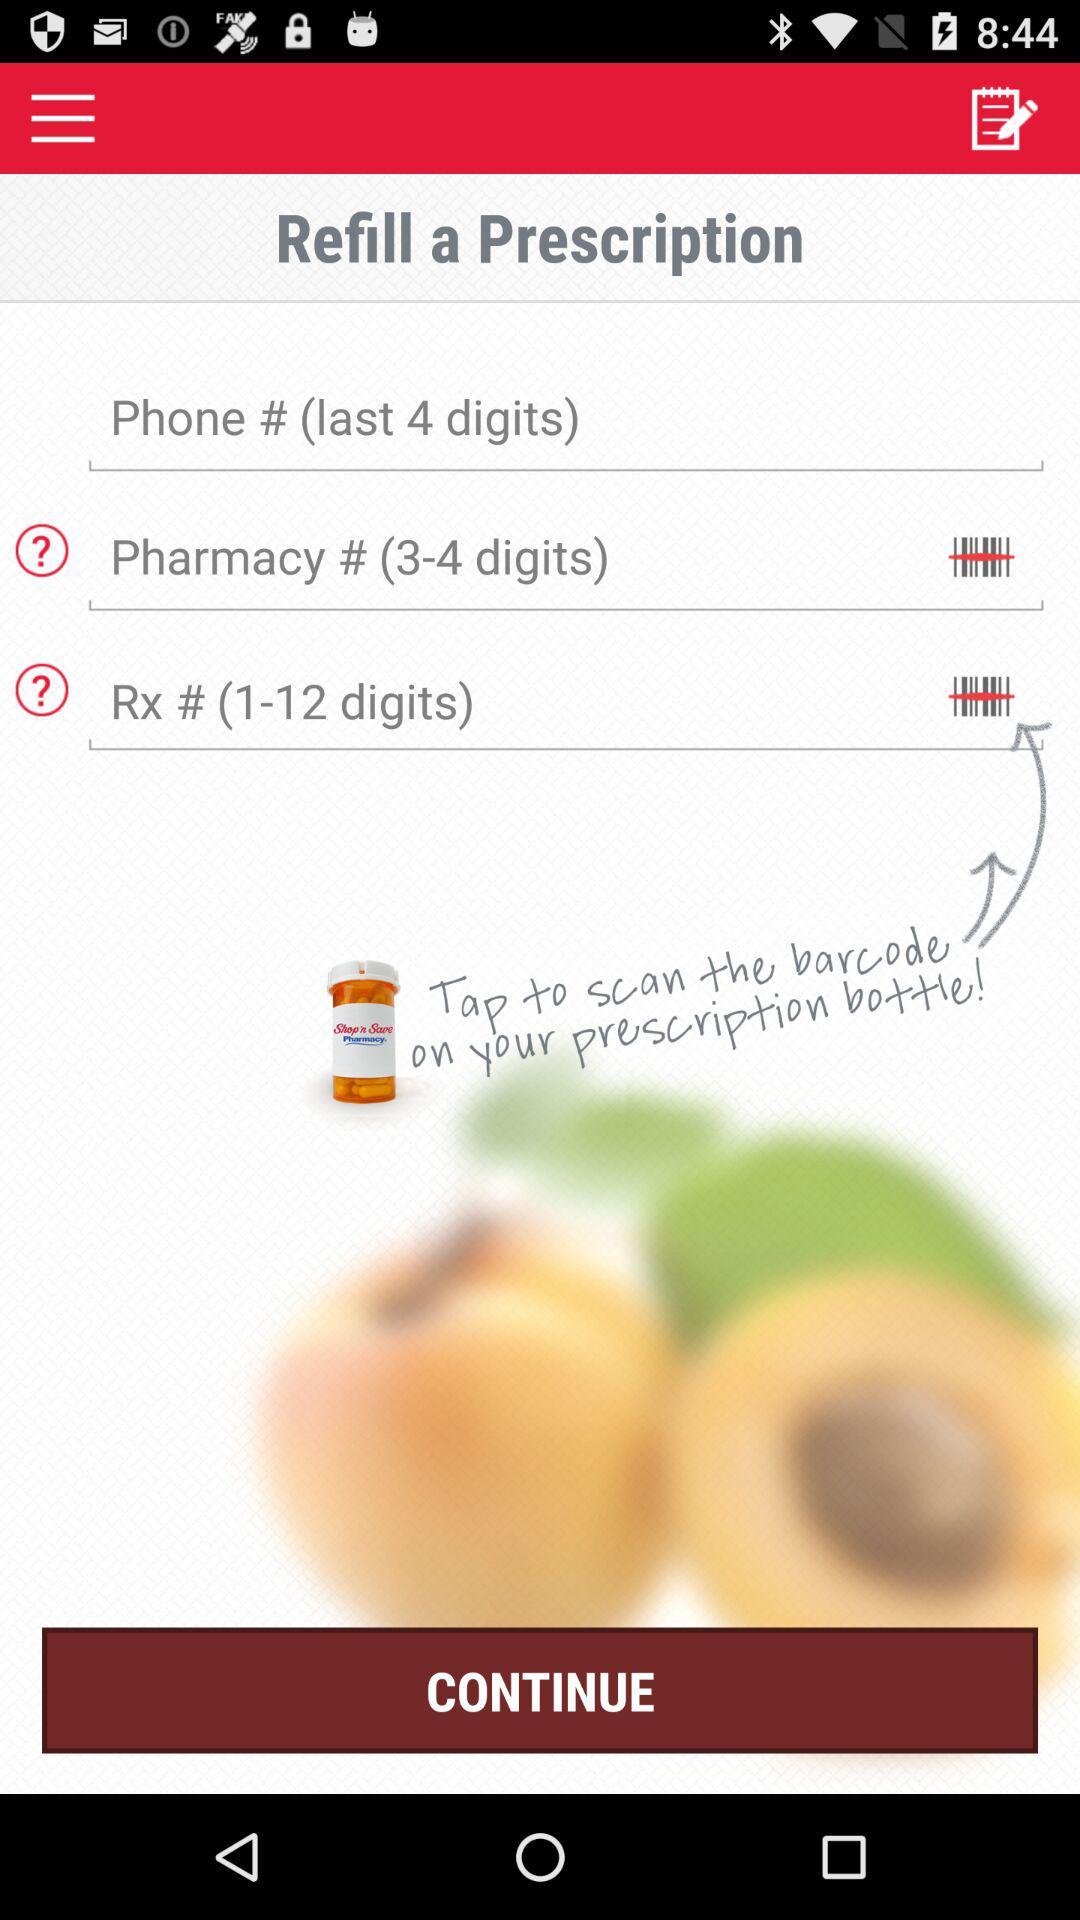 This screenshot has height=1920, width=1080. What do you see at coordinates (979, 593) in the screenshot?
I see `the sliders icon` at bounding box center [979, 593].